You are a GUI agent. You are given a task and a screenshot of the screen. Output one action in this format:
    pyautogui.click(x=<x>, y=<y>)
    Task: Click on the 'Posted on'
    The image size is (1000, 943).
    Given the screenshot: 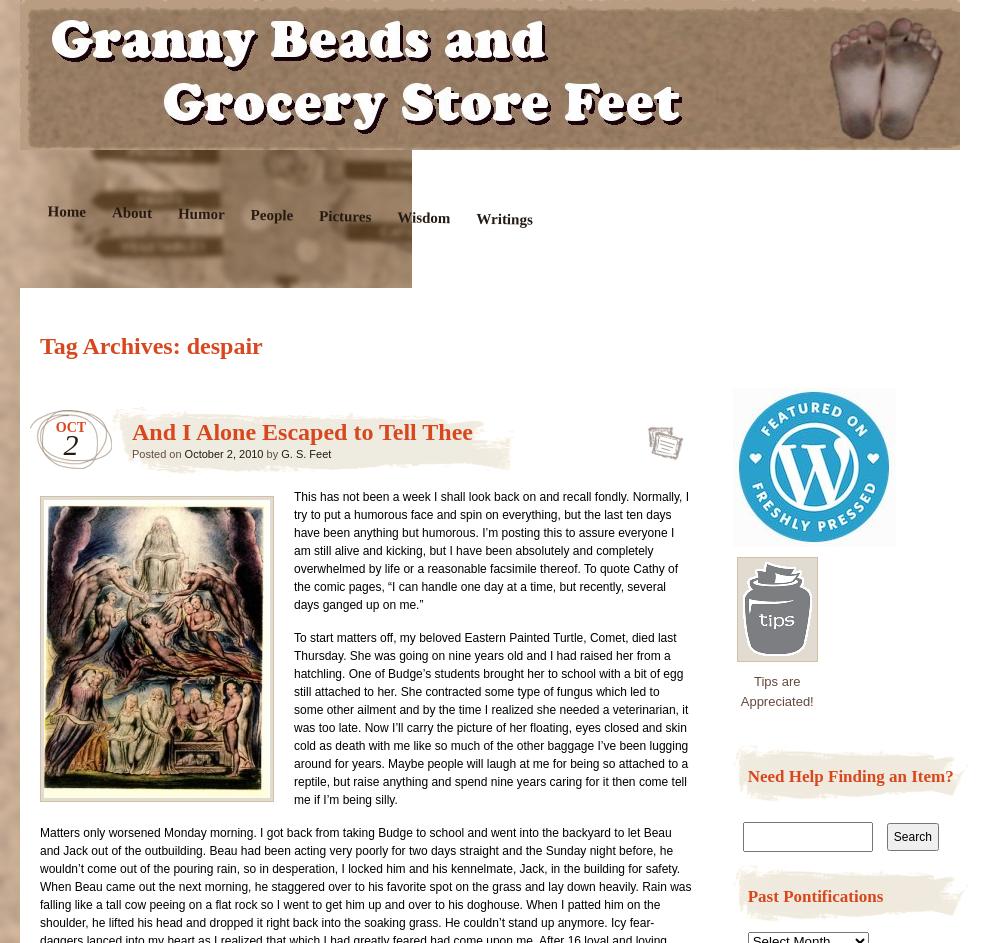 What is the action you would take?
    pyautogui.click(x=158, y=453)
    